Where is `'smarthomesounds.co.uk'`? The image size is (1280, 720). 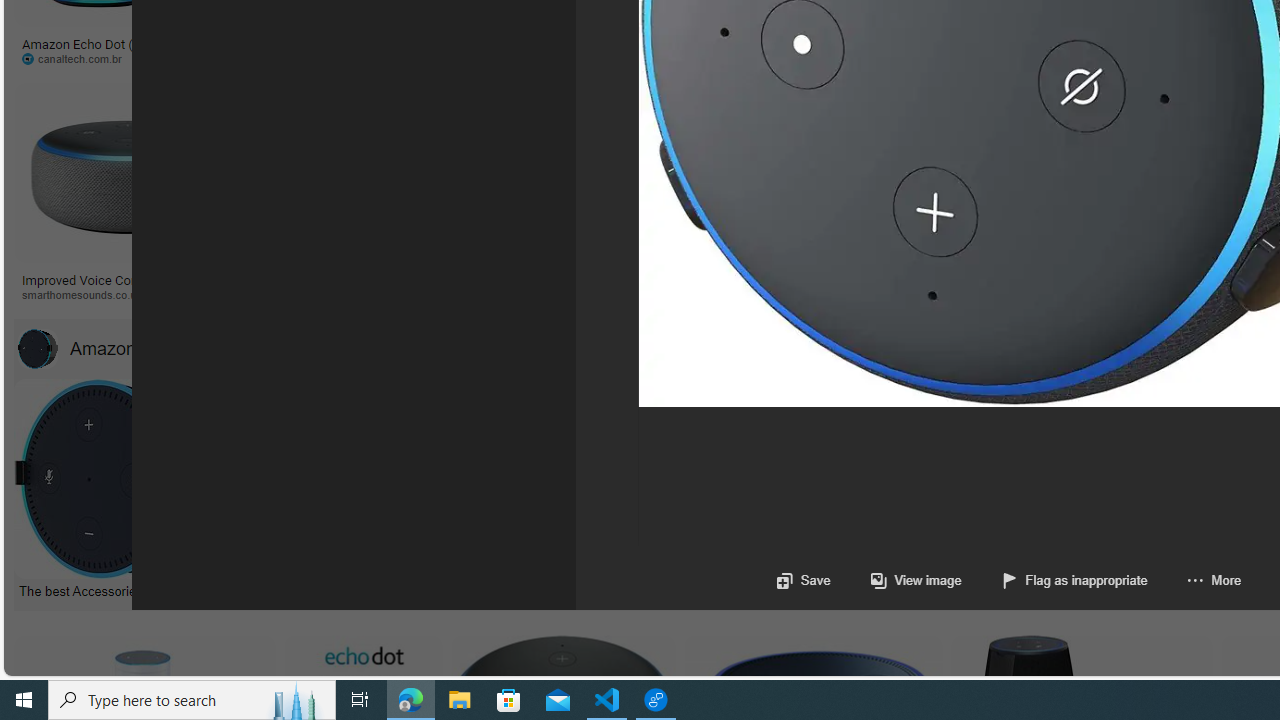
'smarthomesounds.co.uk' is located at coordinates (87, 294).